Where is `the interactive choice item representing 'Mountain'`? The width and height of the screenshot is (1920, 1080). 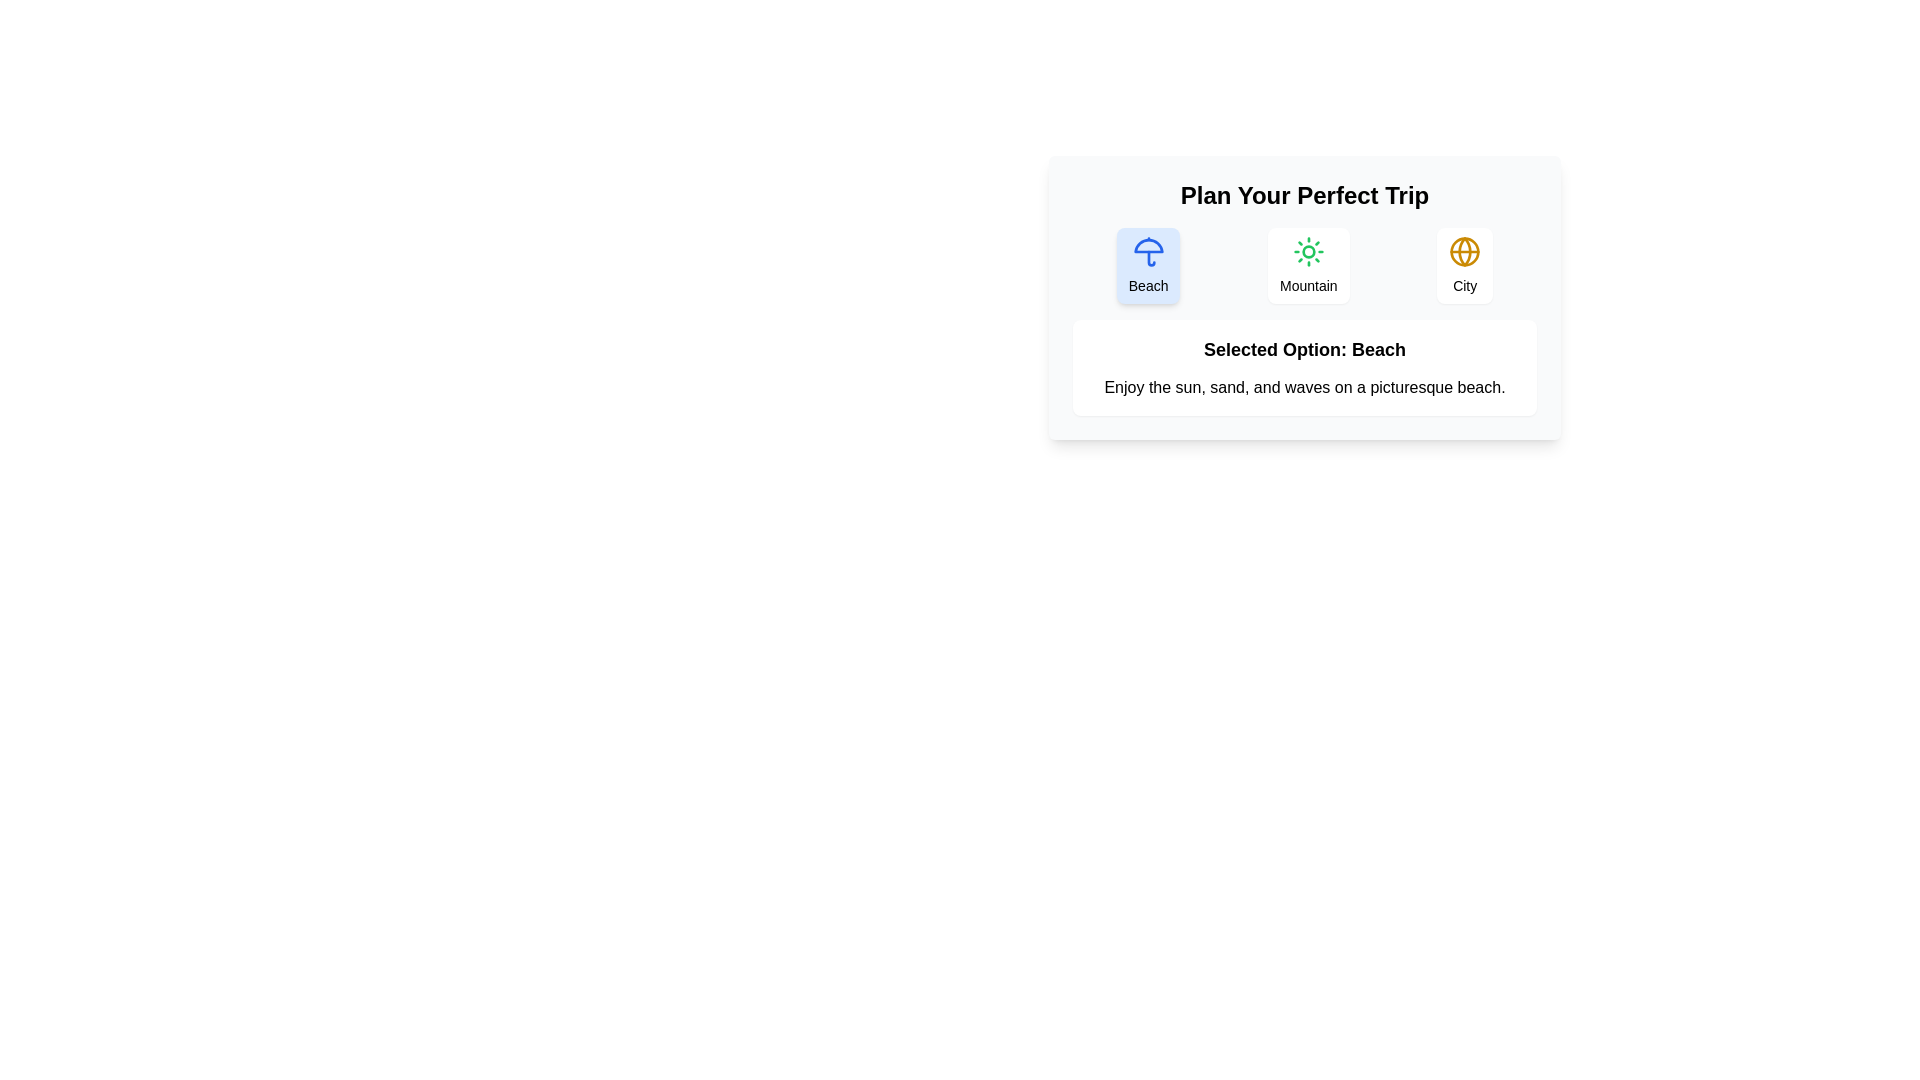 the interactive choice item representing 'Mountain' is located at coordinates (1305, 265).